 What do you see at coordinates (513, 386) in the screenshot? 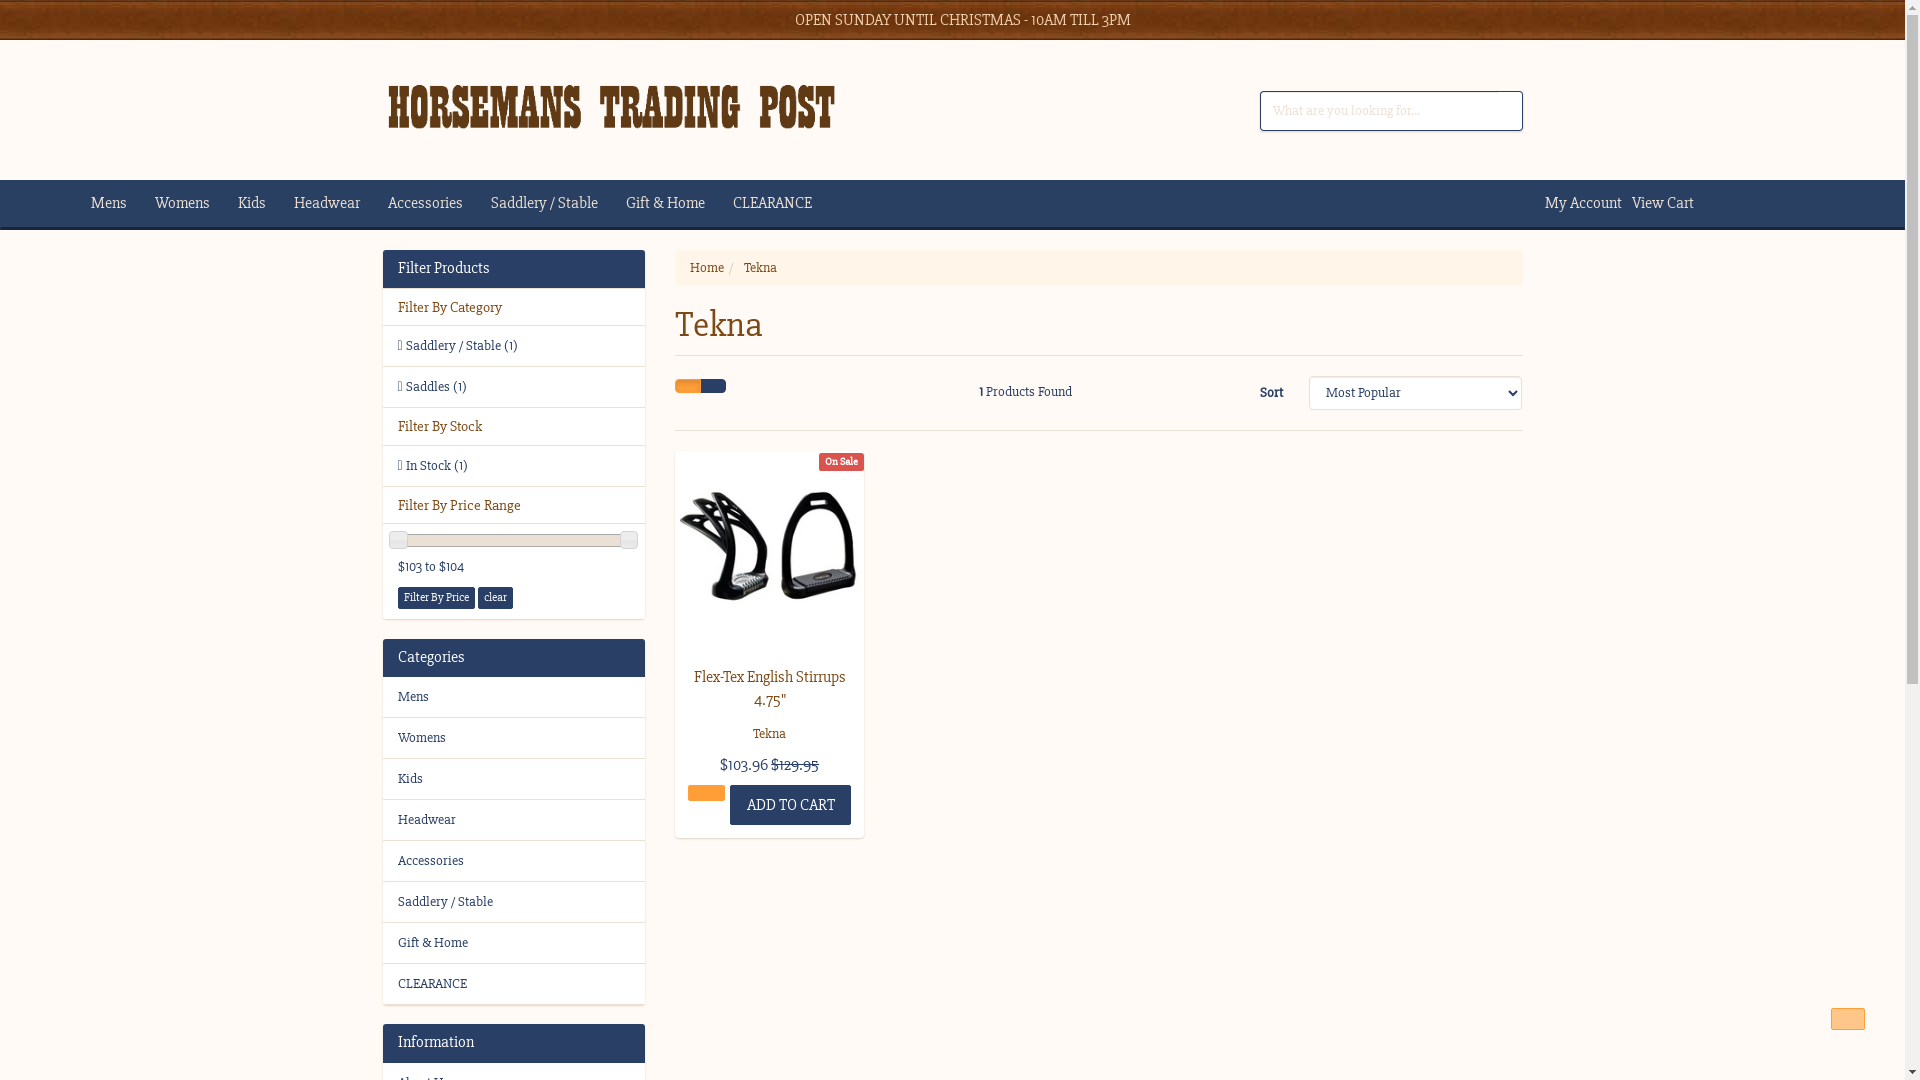
I see `'Saddles (1)'` at bounding box center [513, 386].